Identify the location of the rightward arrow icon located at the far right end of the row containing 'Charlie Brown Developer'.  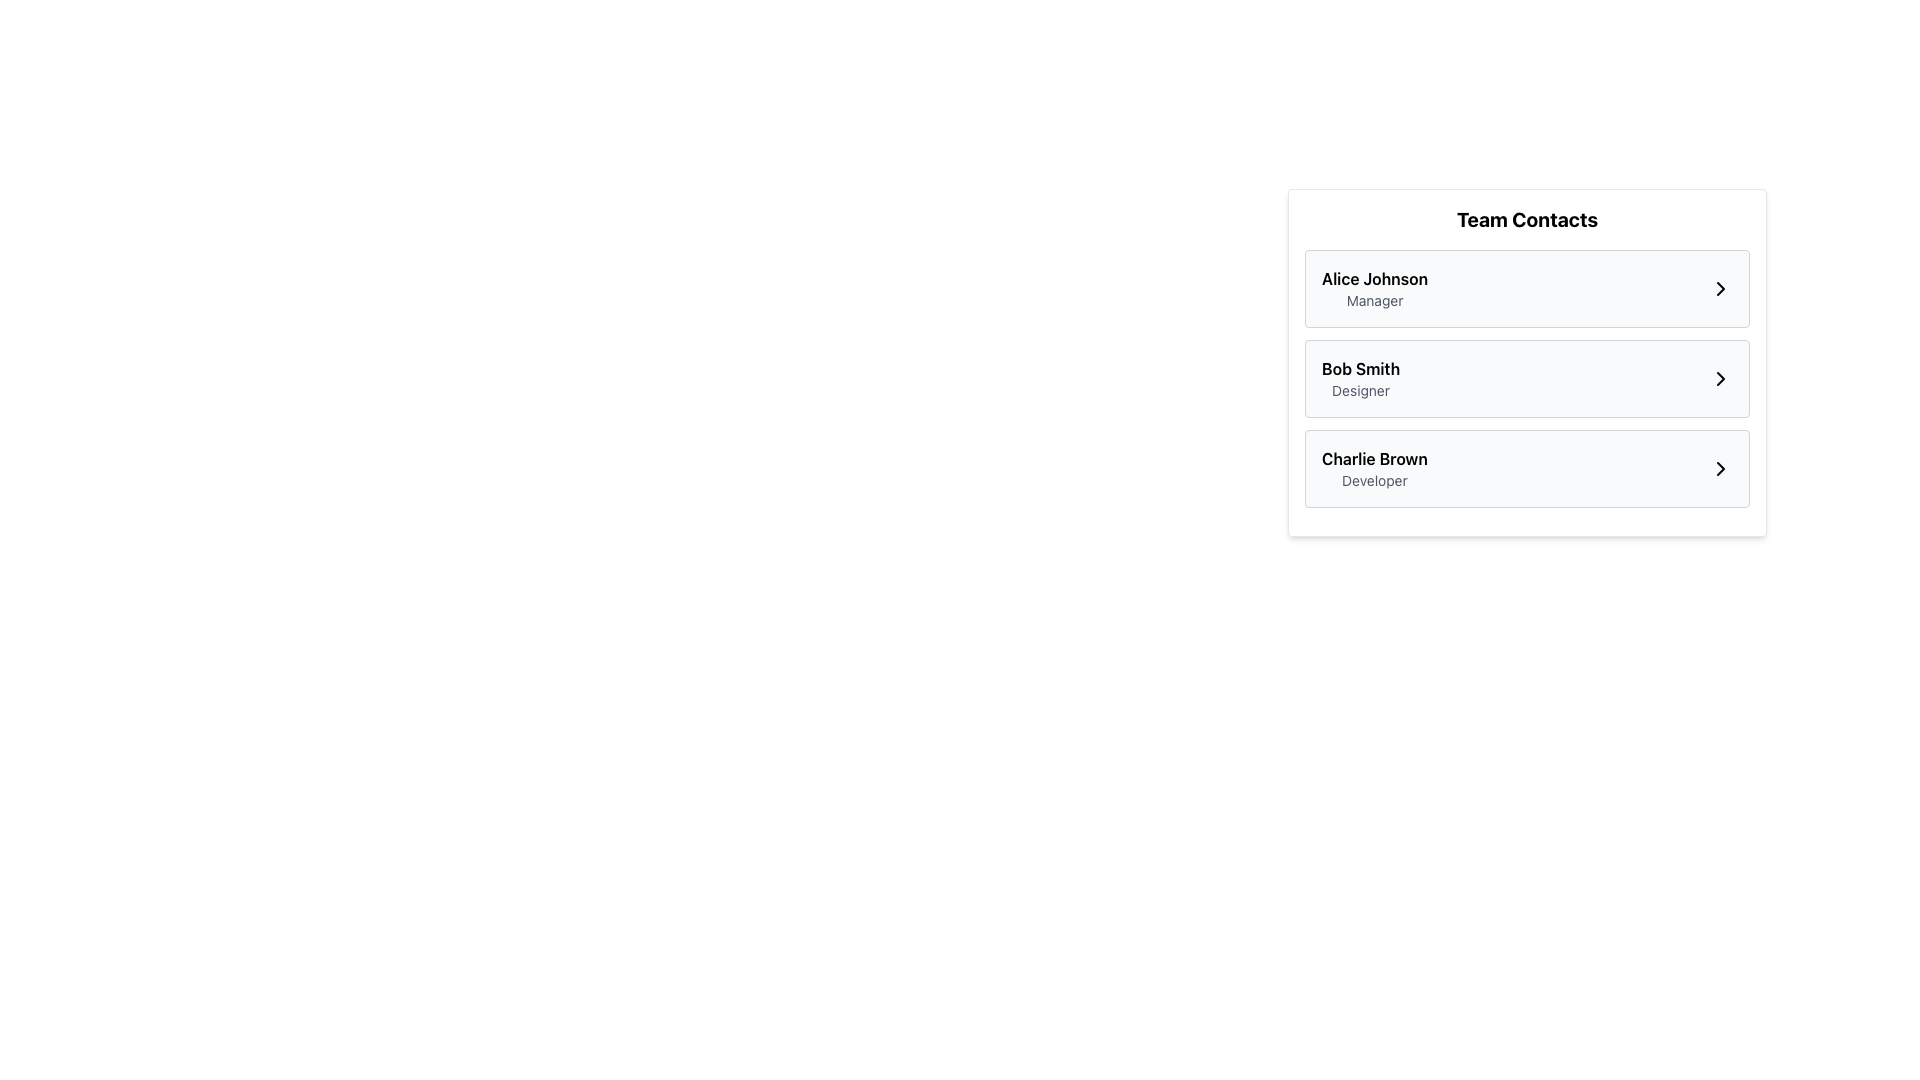
(1720, 469).